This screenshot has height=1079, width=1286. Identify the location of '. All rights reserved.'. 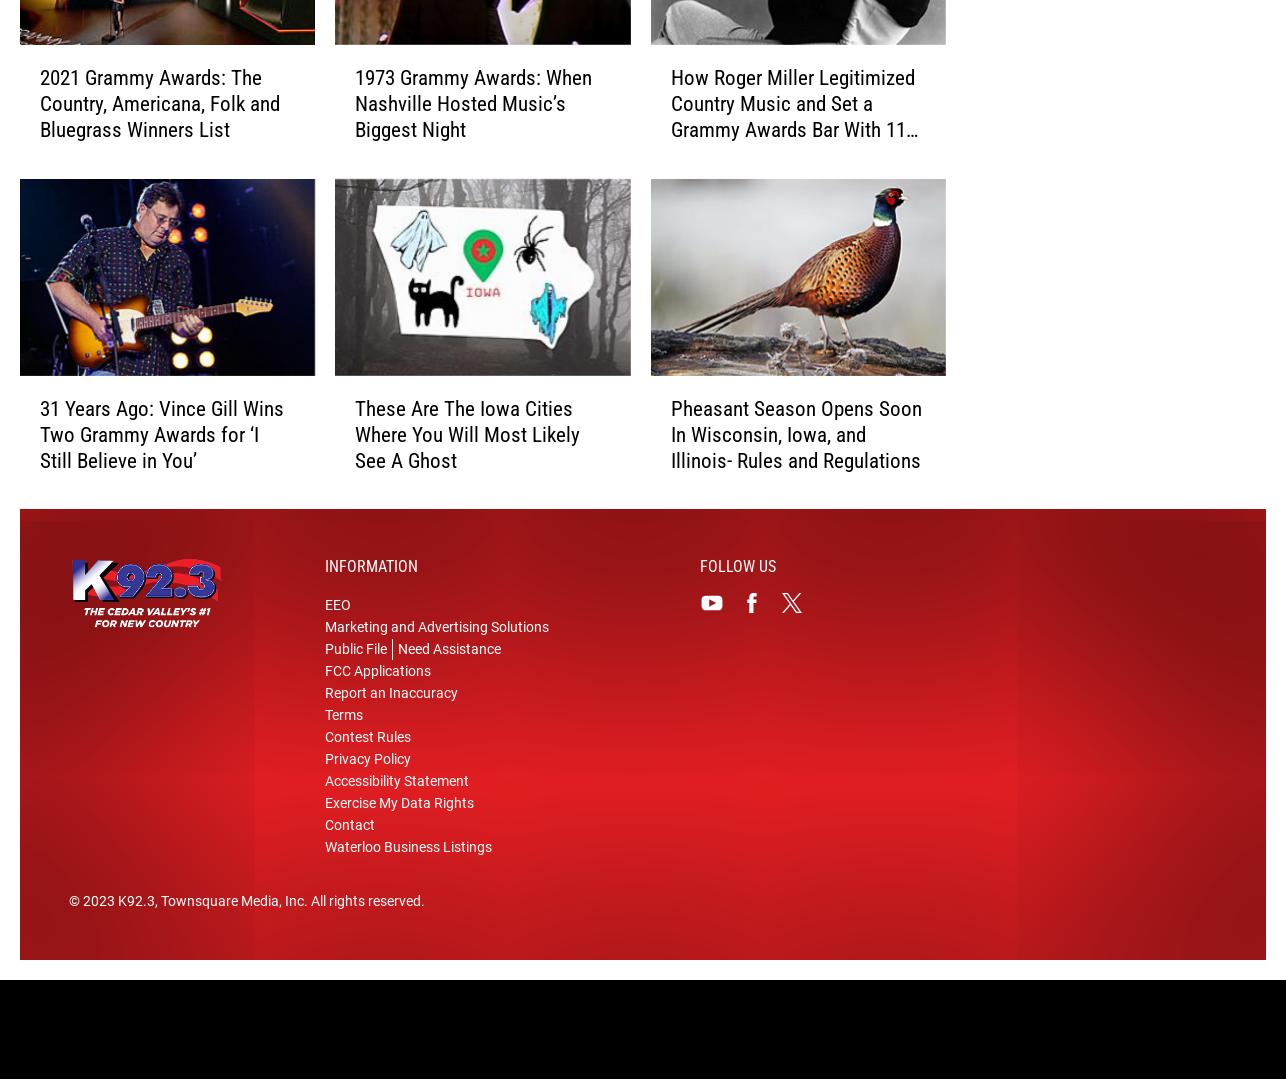
(363, 933).